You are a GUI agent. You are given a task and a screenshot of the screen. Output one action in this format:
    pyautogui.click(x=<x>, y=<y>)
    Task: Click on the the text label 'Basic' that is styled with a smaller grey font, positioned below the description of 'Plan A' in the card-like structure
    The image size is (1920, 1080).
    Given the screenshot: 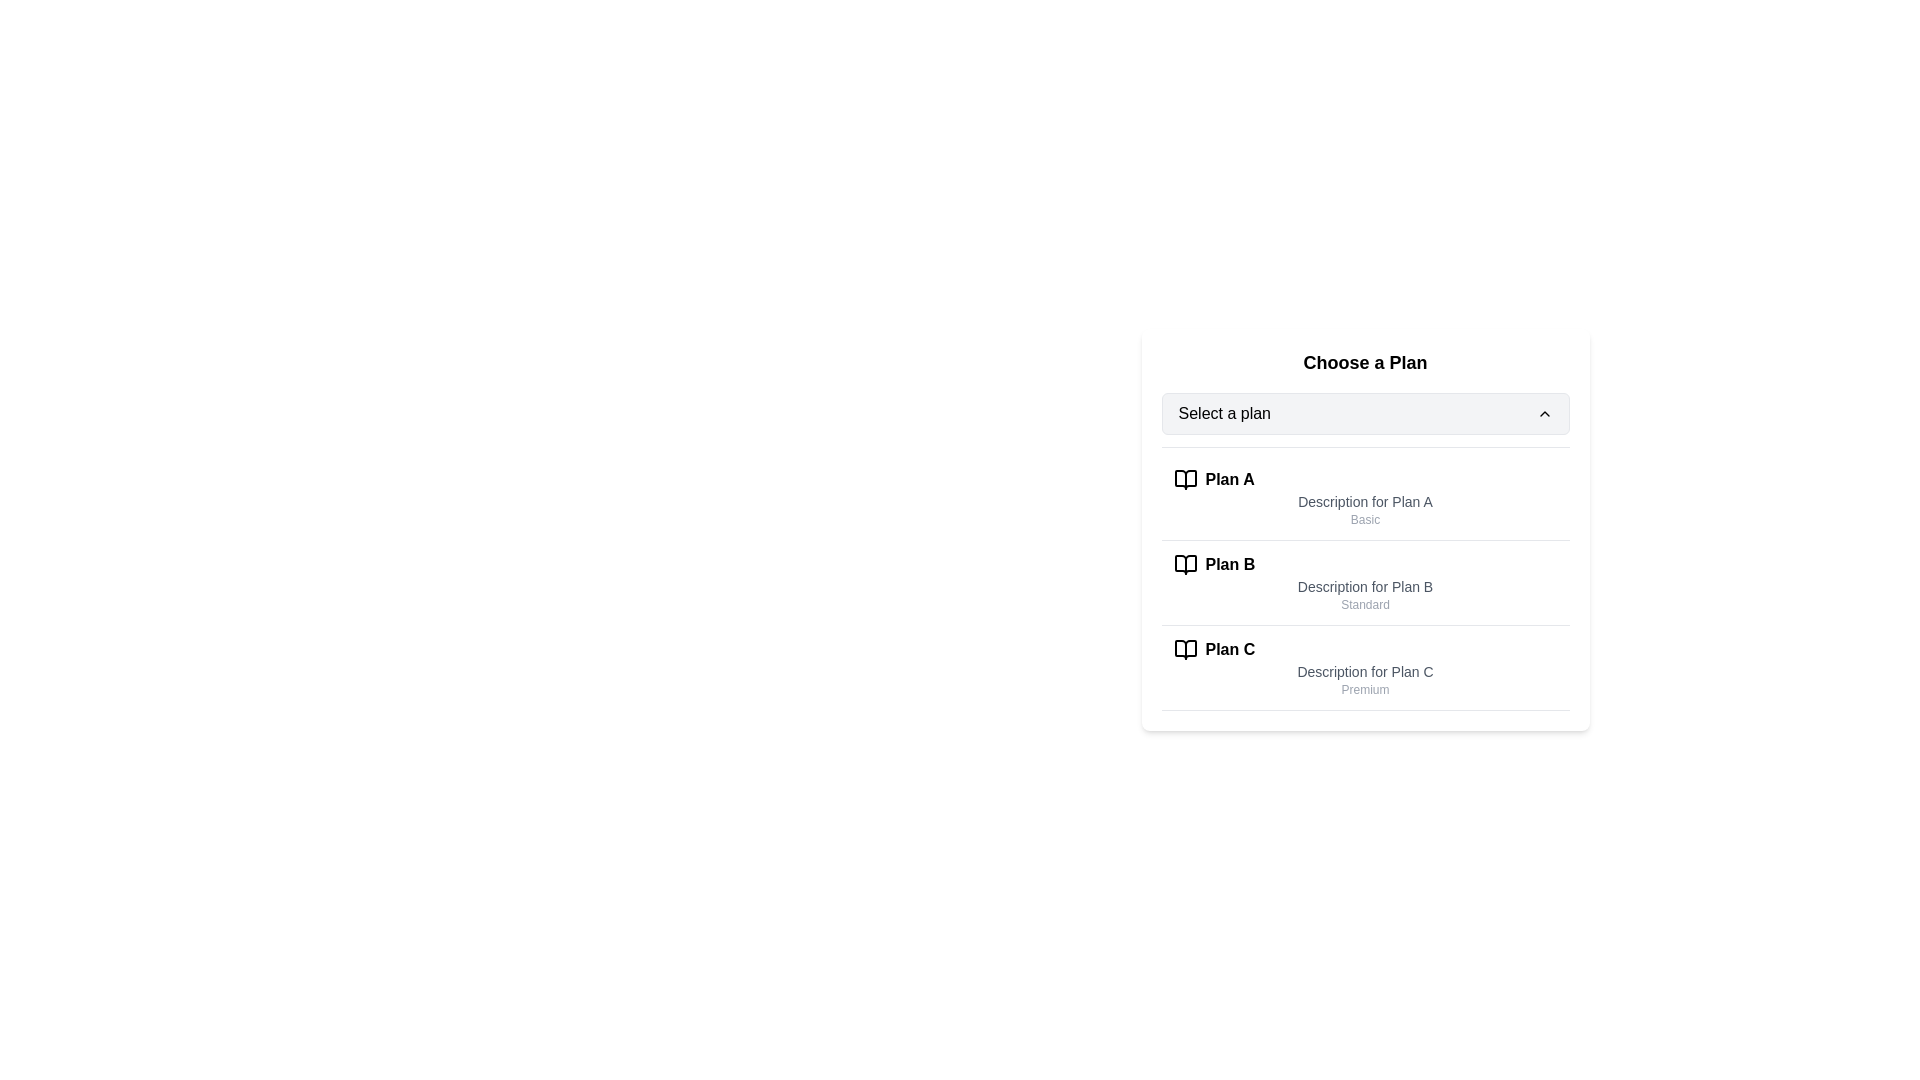 What is the action you would take?
    pyautogui.click(x=1364, y=519)
    